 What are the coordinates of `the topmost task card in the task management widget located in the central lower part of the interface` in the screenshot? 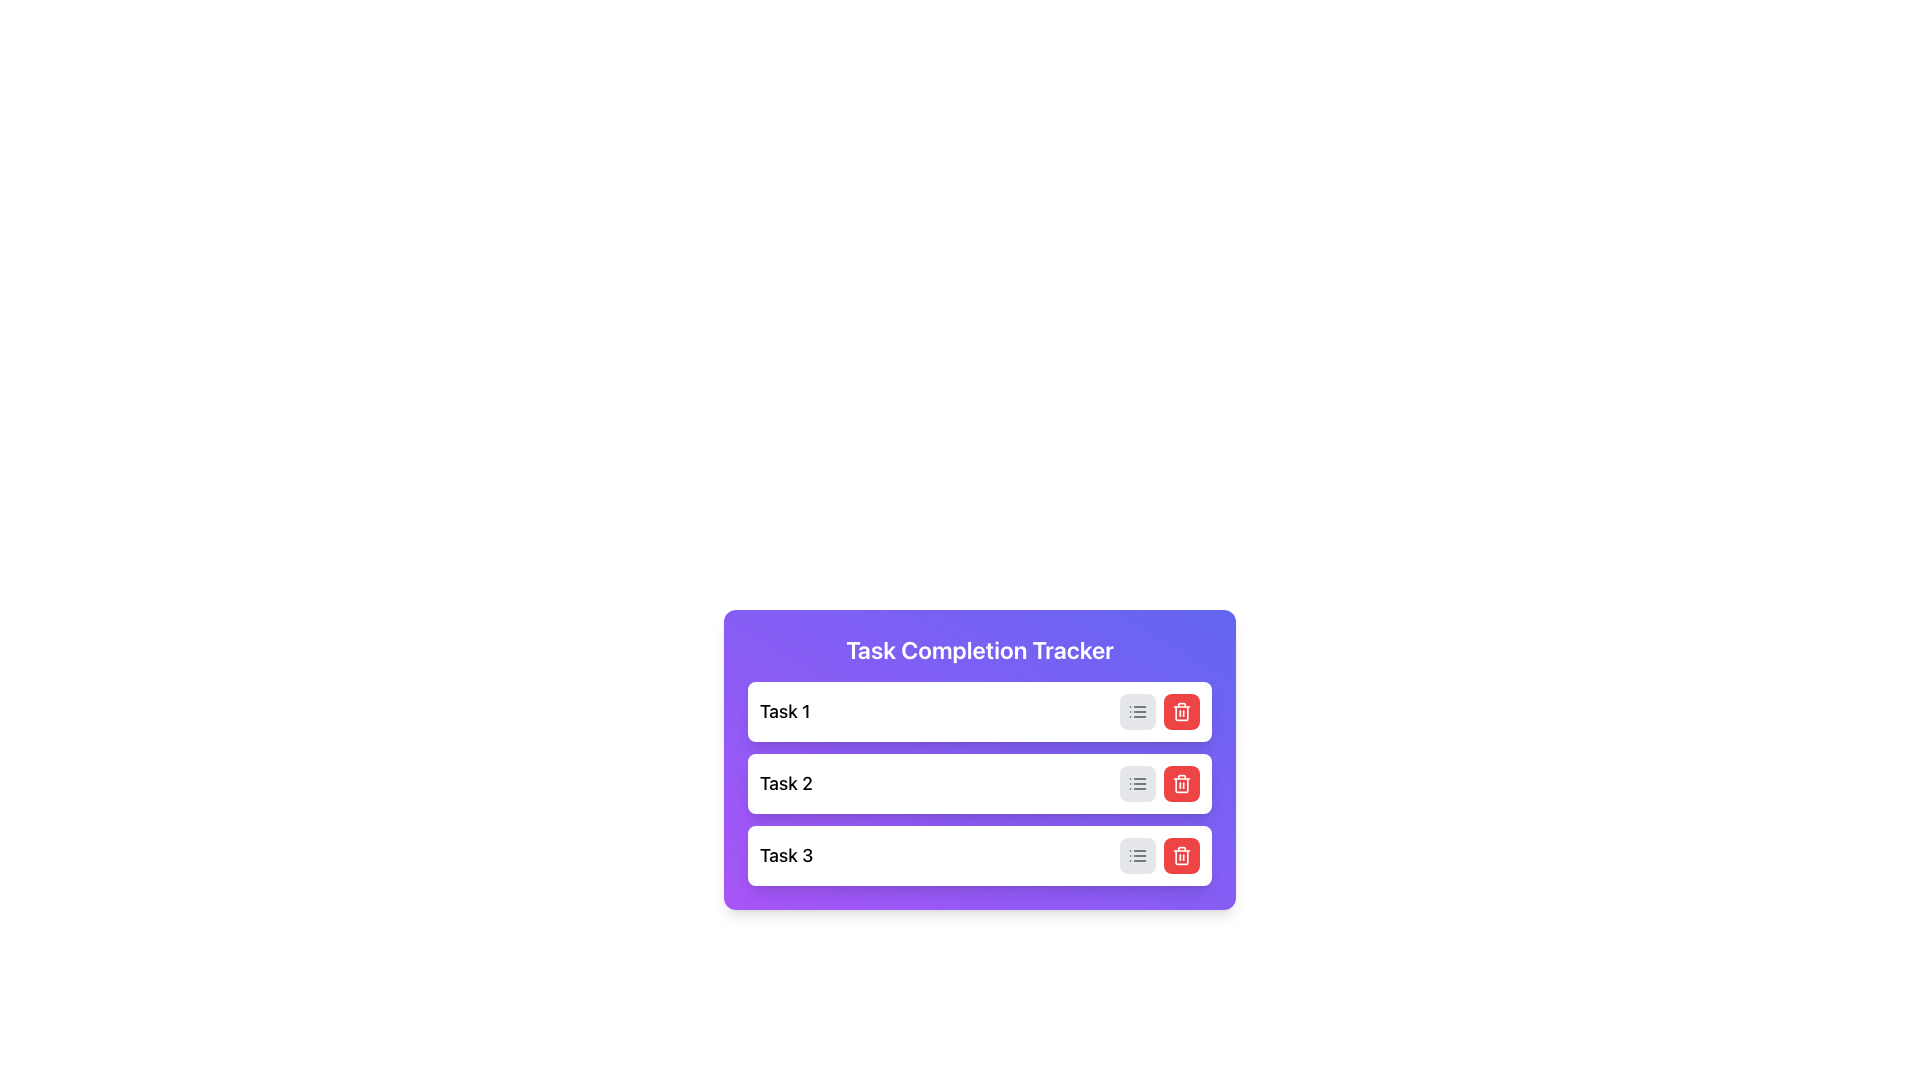 It's located at (979, 711).